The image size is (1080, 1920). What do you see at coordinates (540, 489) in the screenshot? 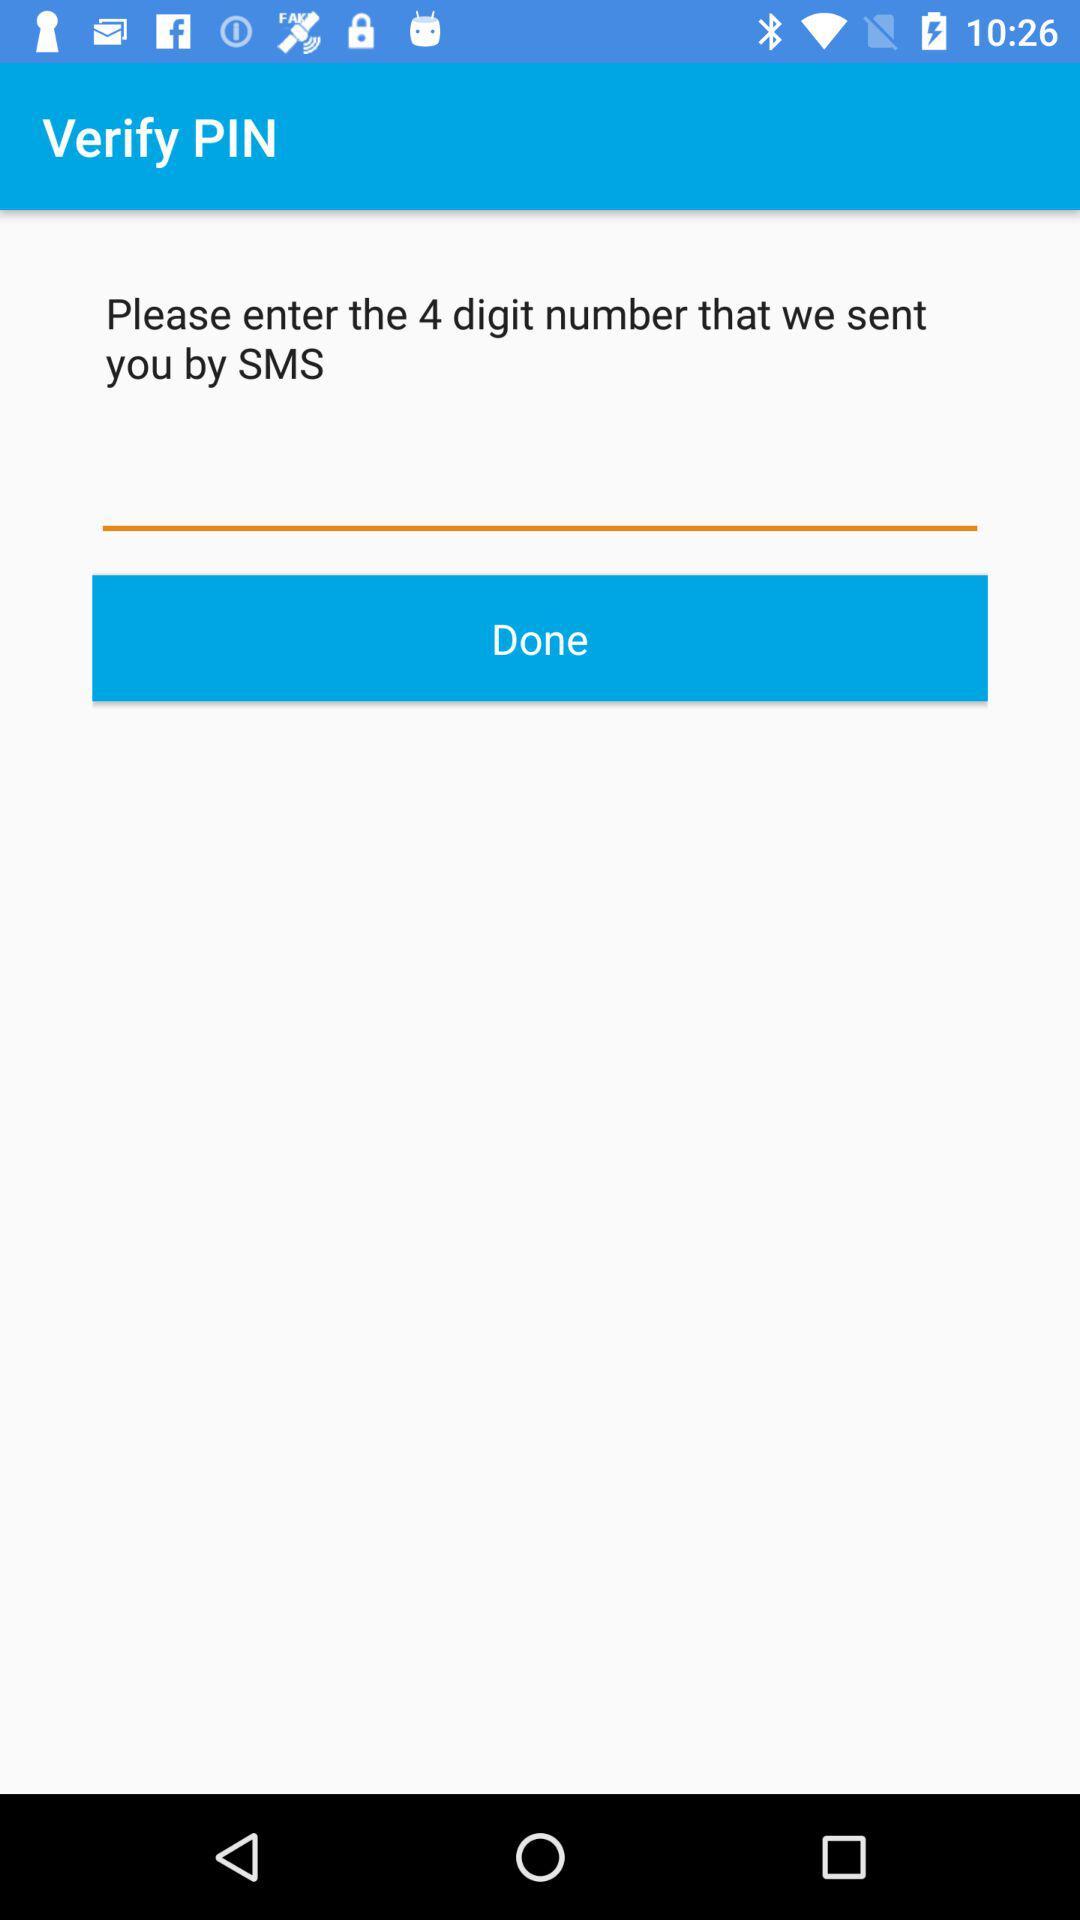
I see `the pin you received` at bounding box center [540, 489].